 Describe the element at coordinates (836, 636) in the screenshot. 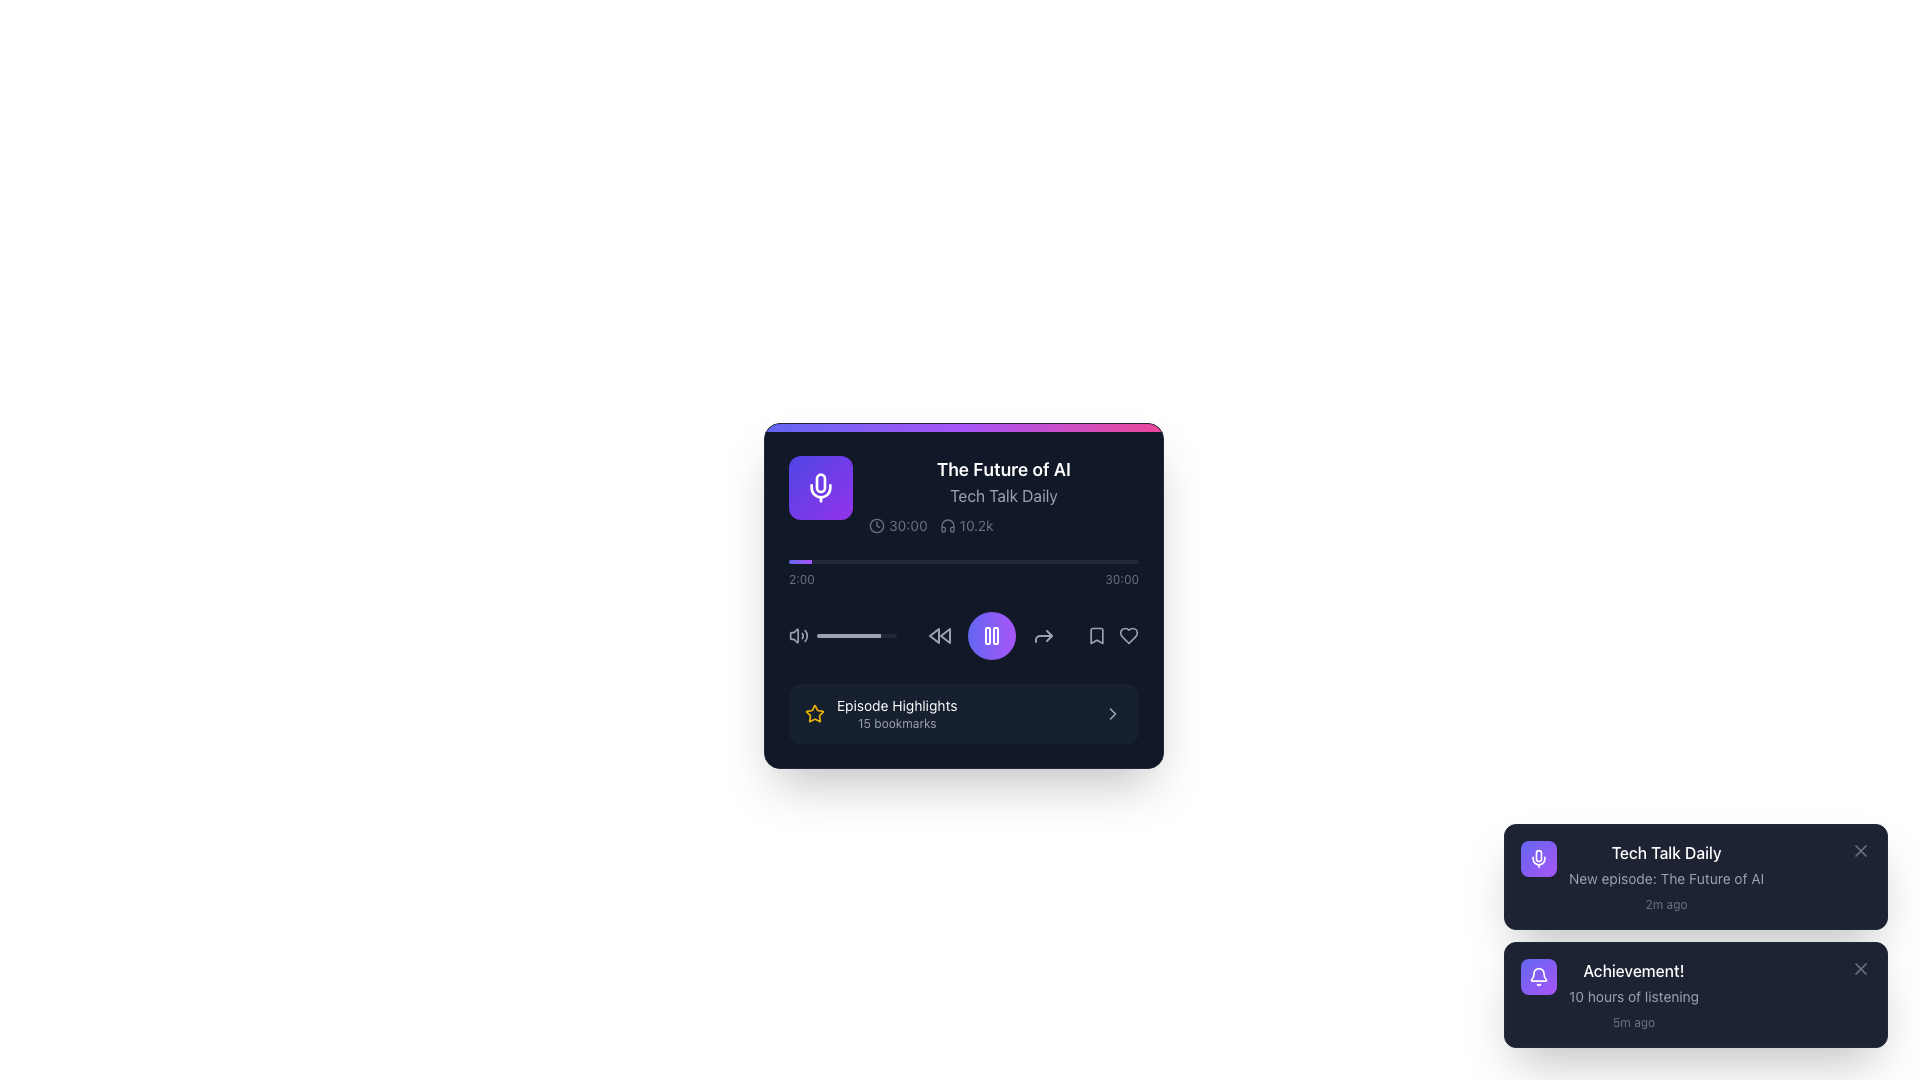

I see `the volume` at that location.